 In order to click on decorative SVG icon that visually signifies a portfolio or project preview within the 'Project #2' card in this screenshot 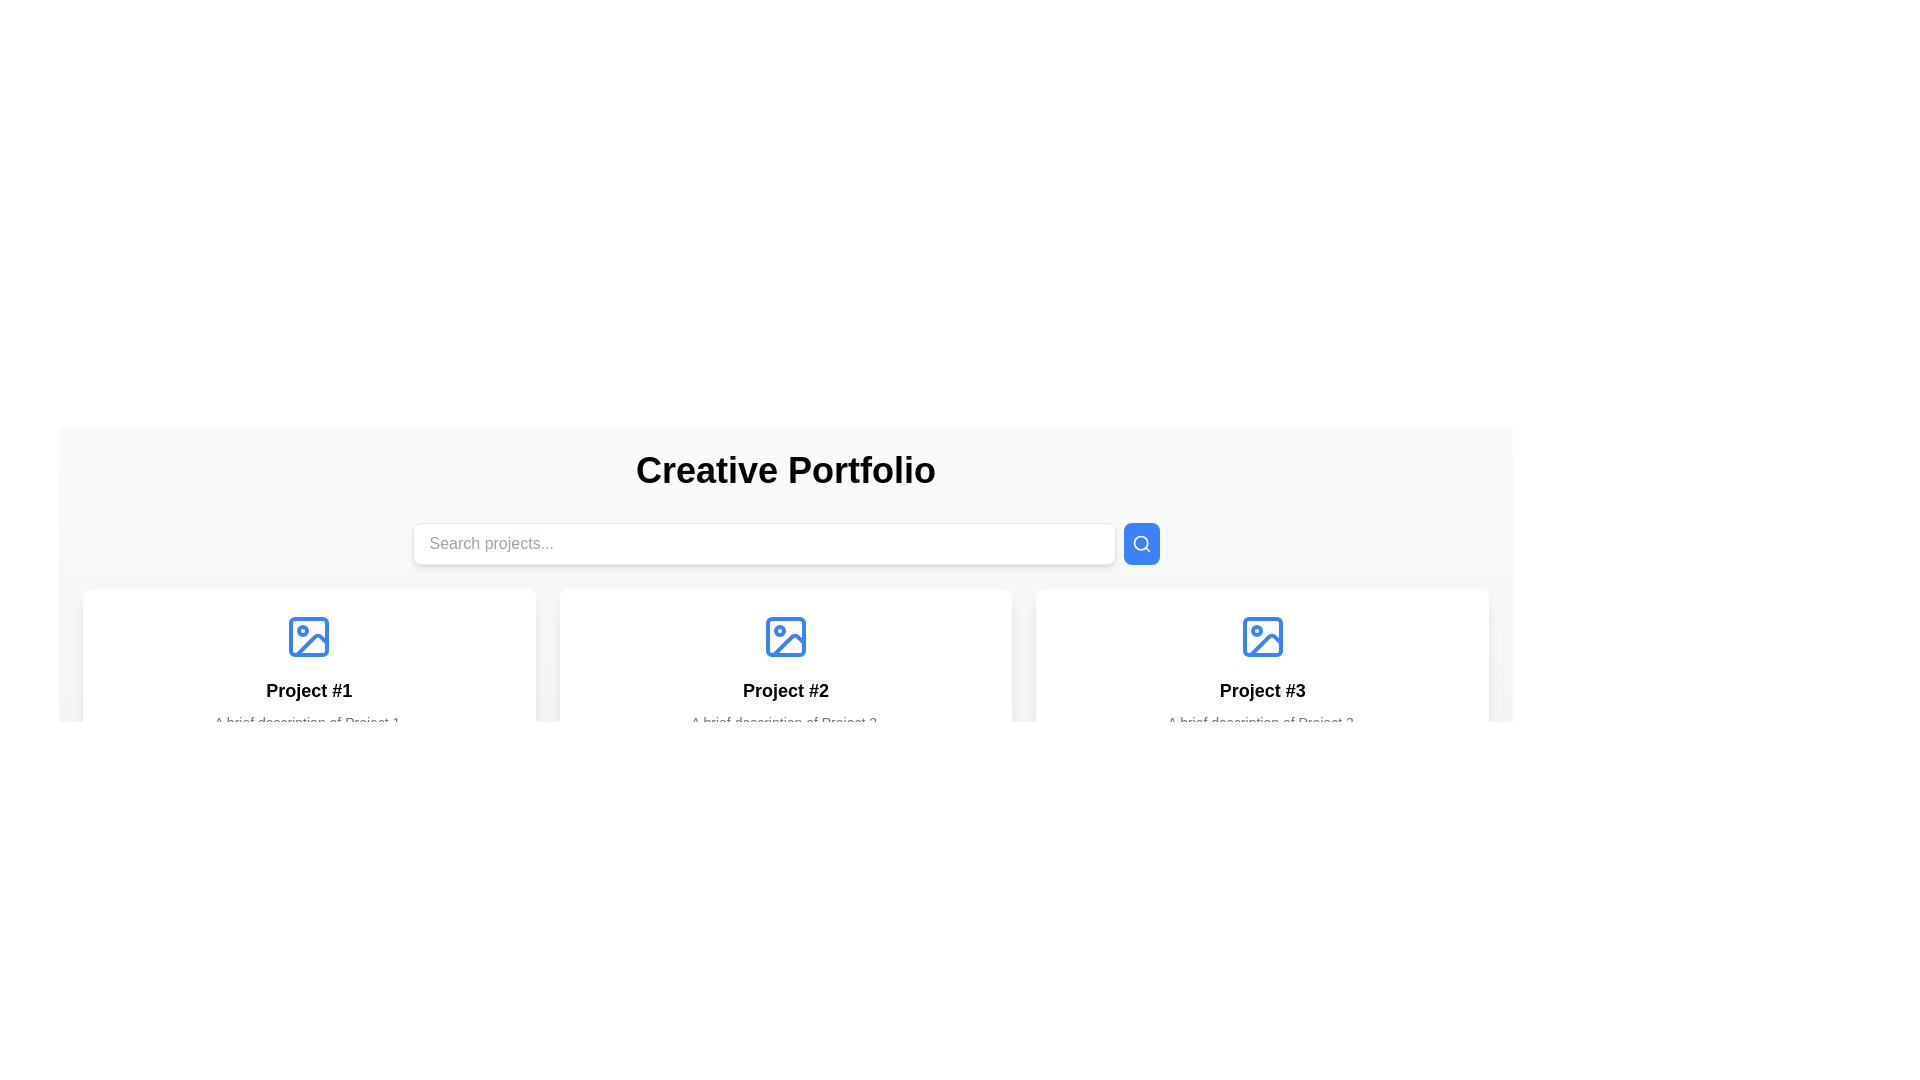, I will do `click(787, 645)`.